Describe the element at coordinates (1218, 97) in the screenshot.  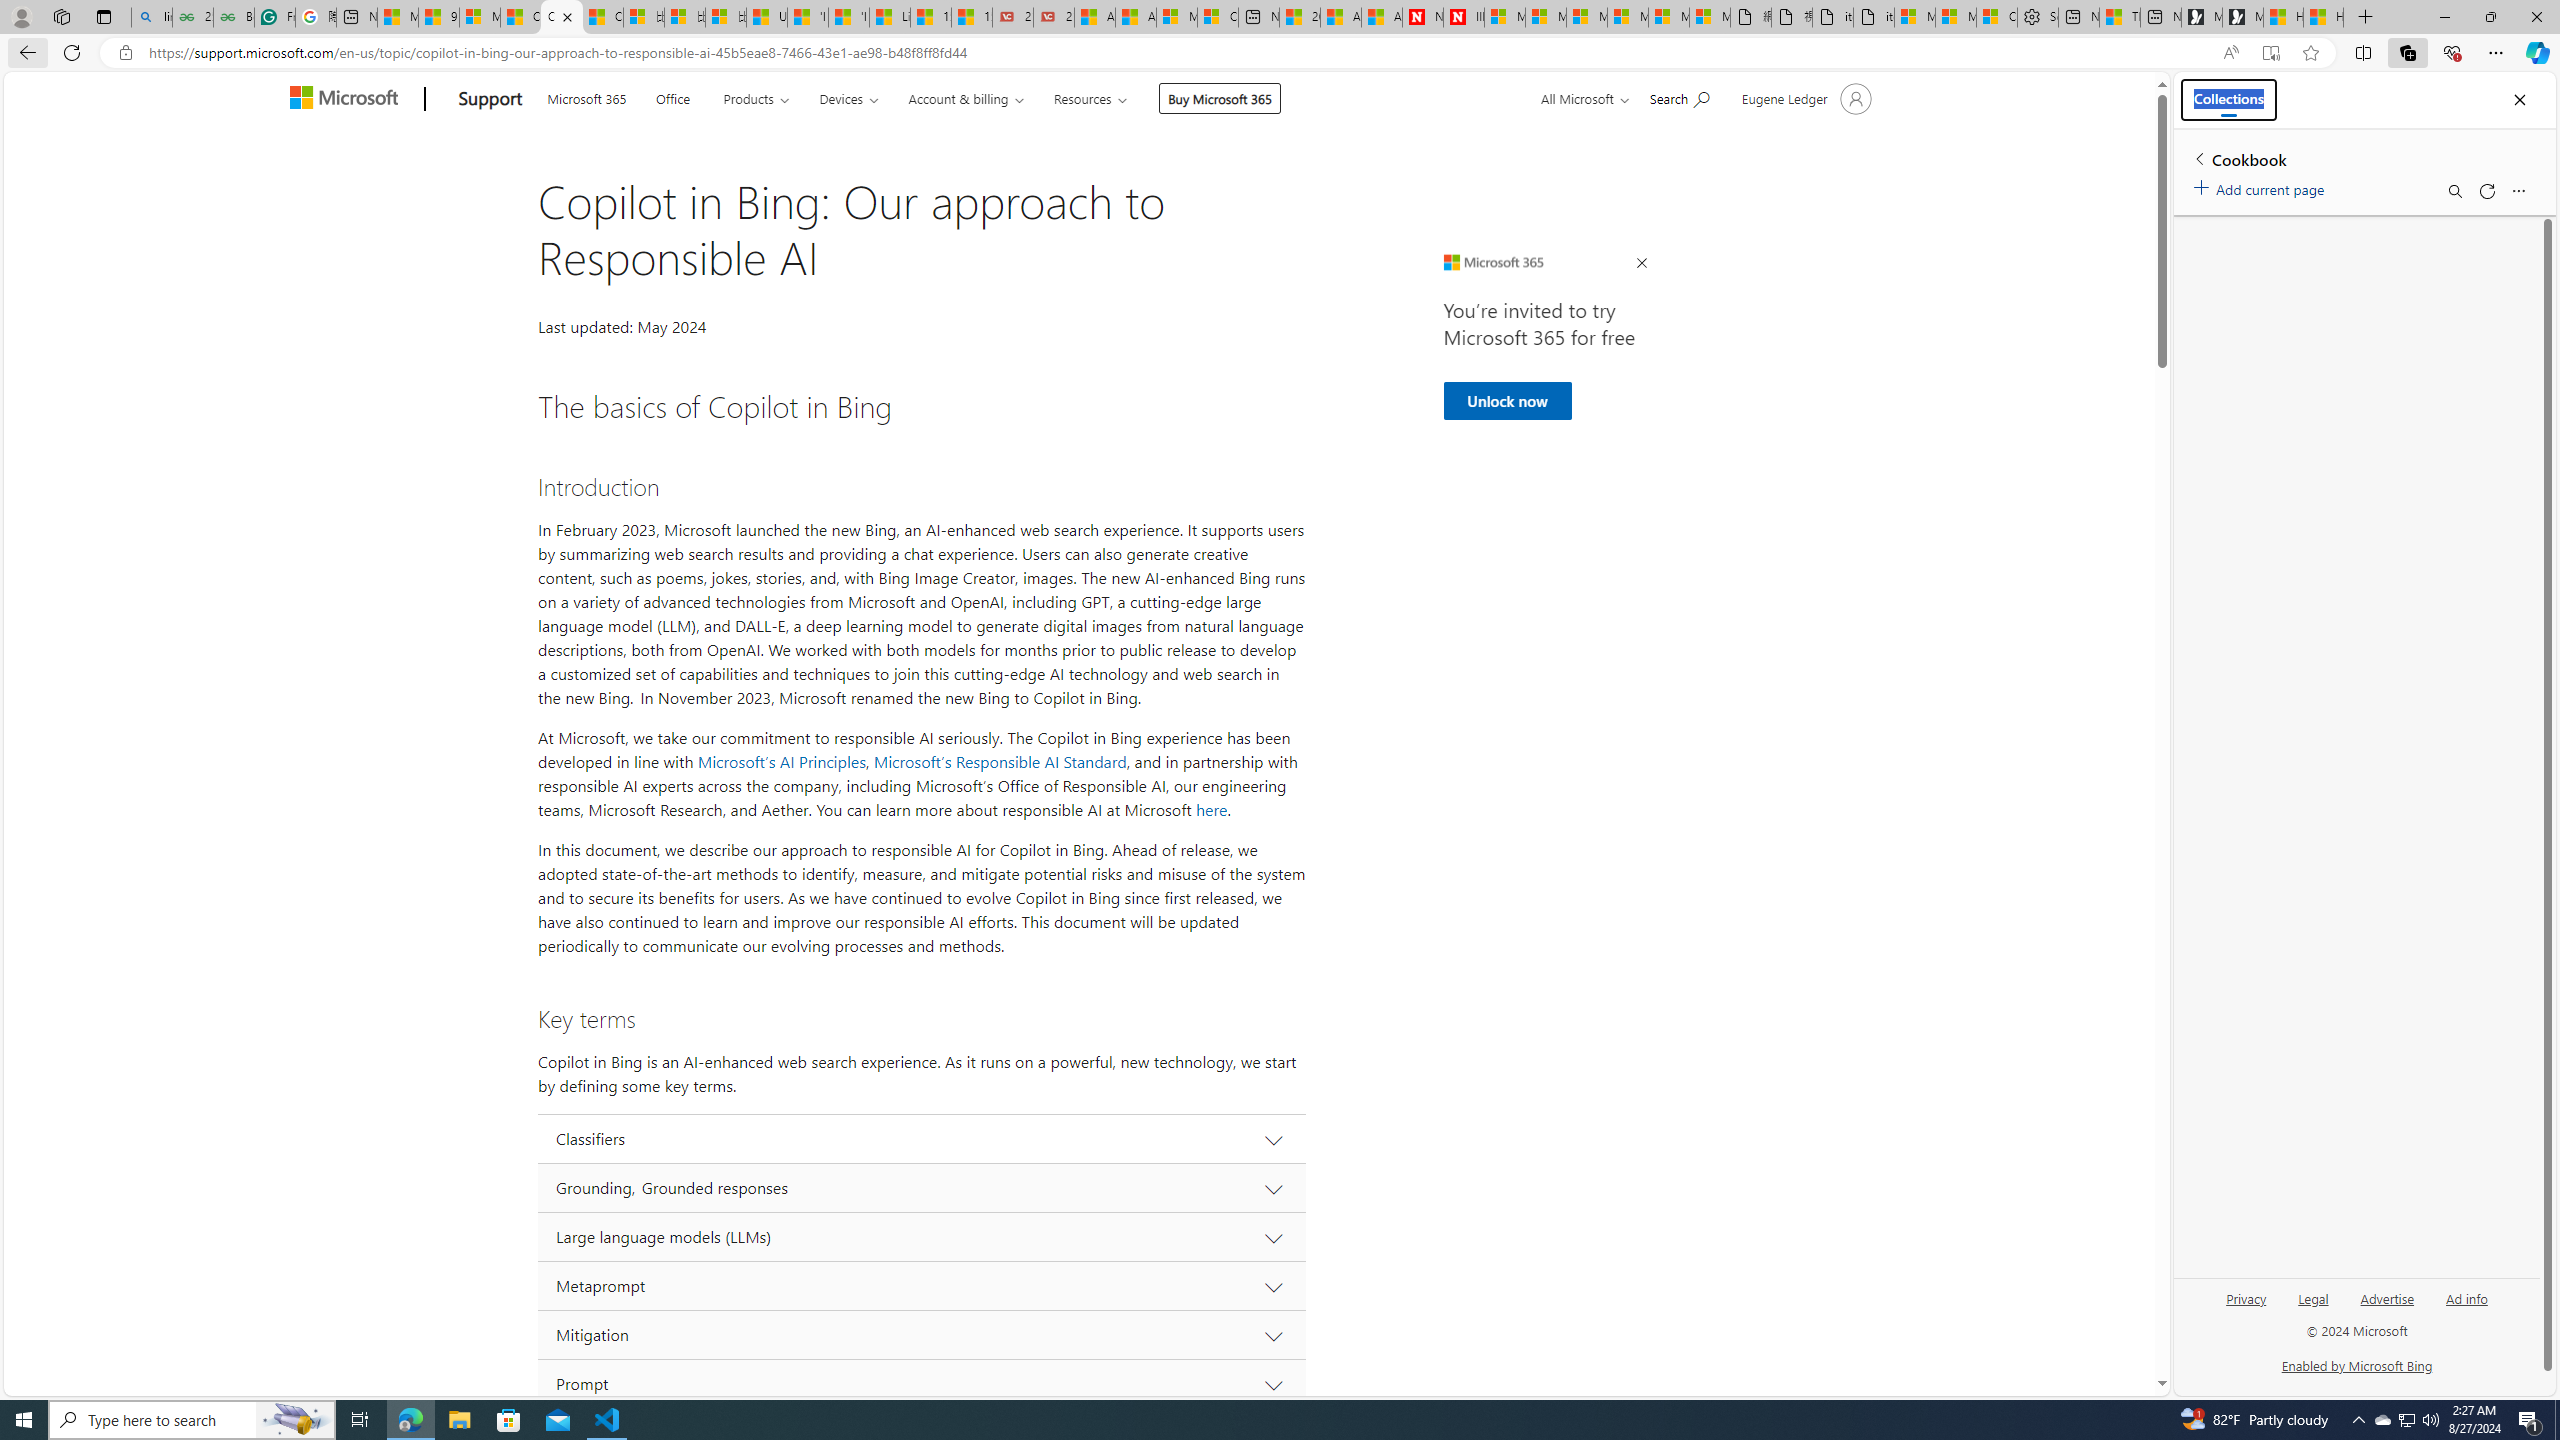
I see `'Buy Microsoft 365'` at that location.